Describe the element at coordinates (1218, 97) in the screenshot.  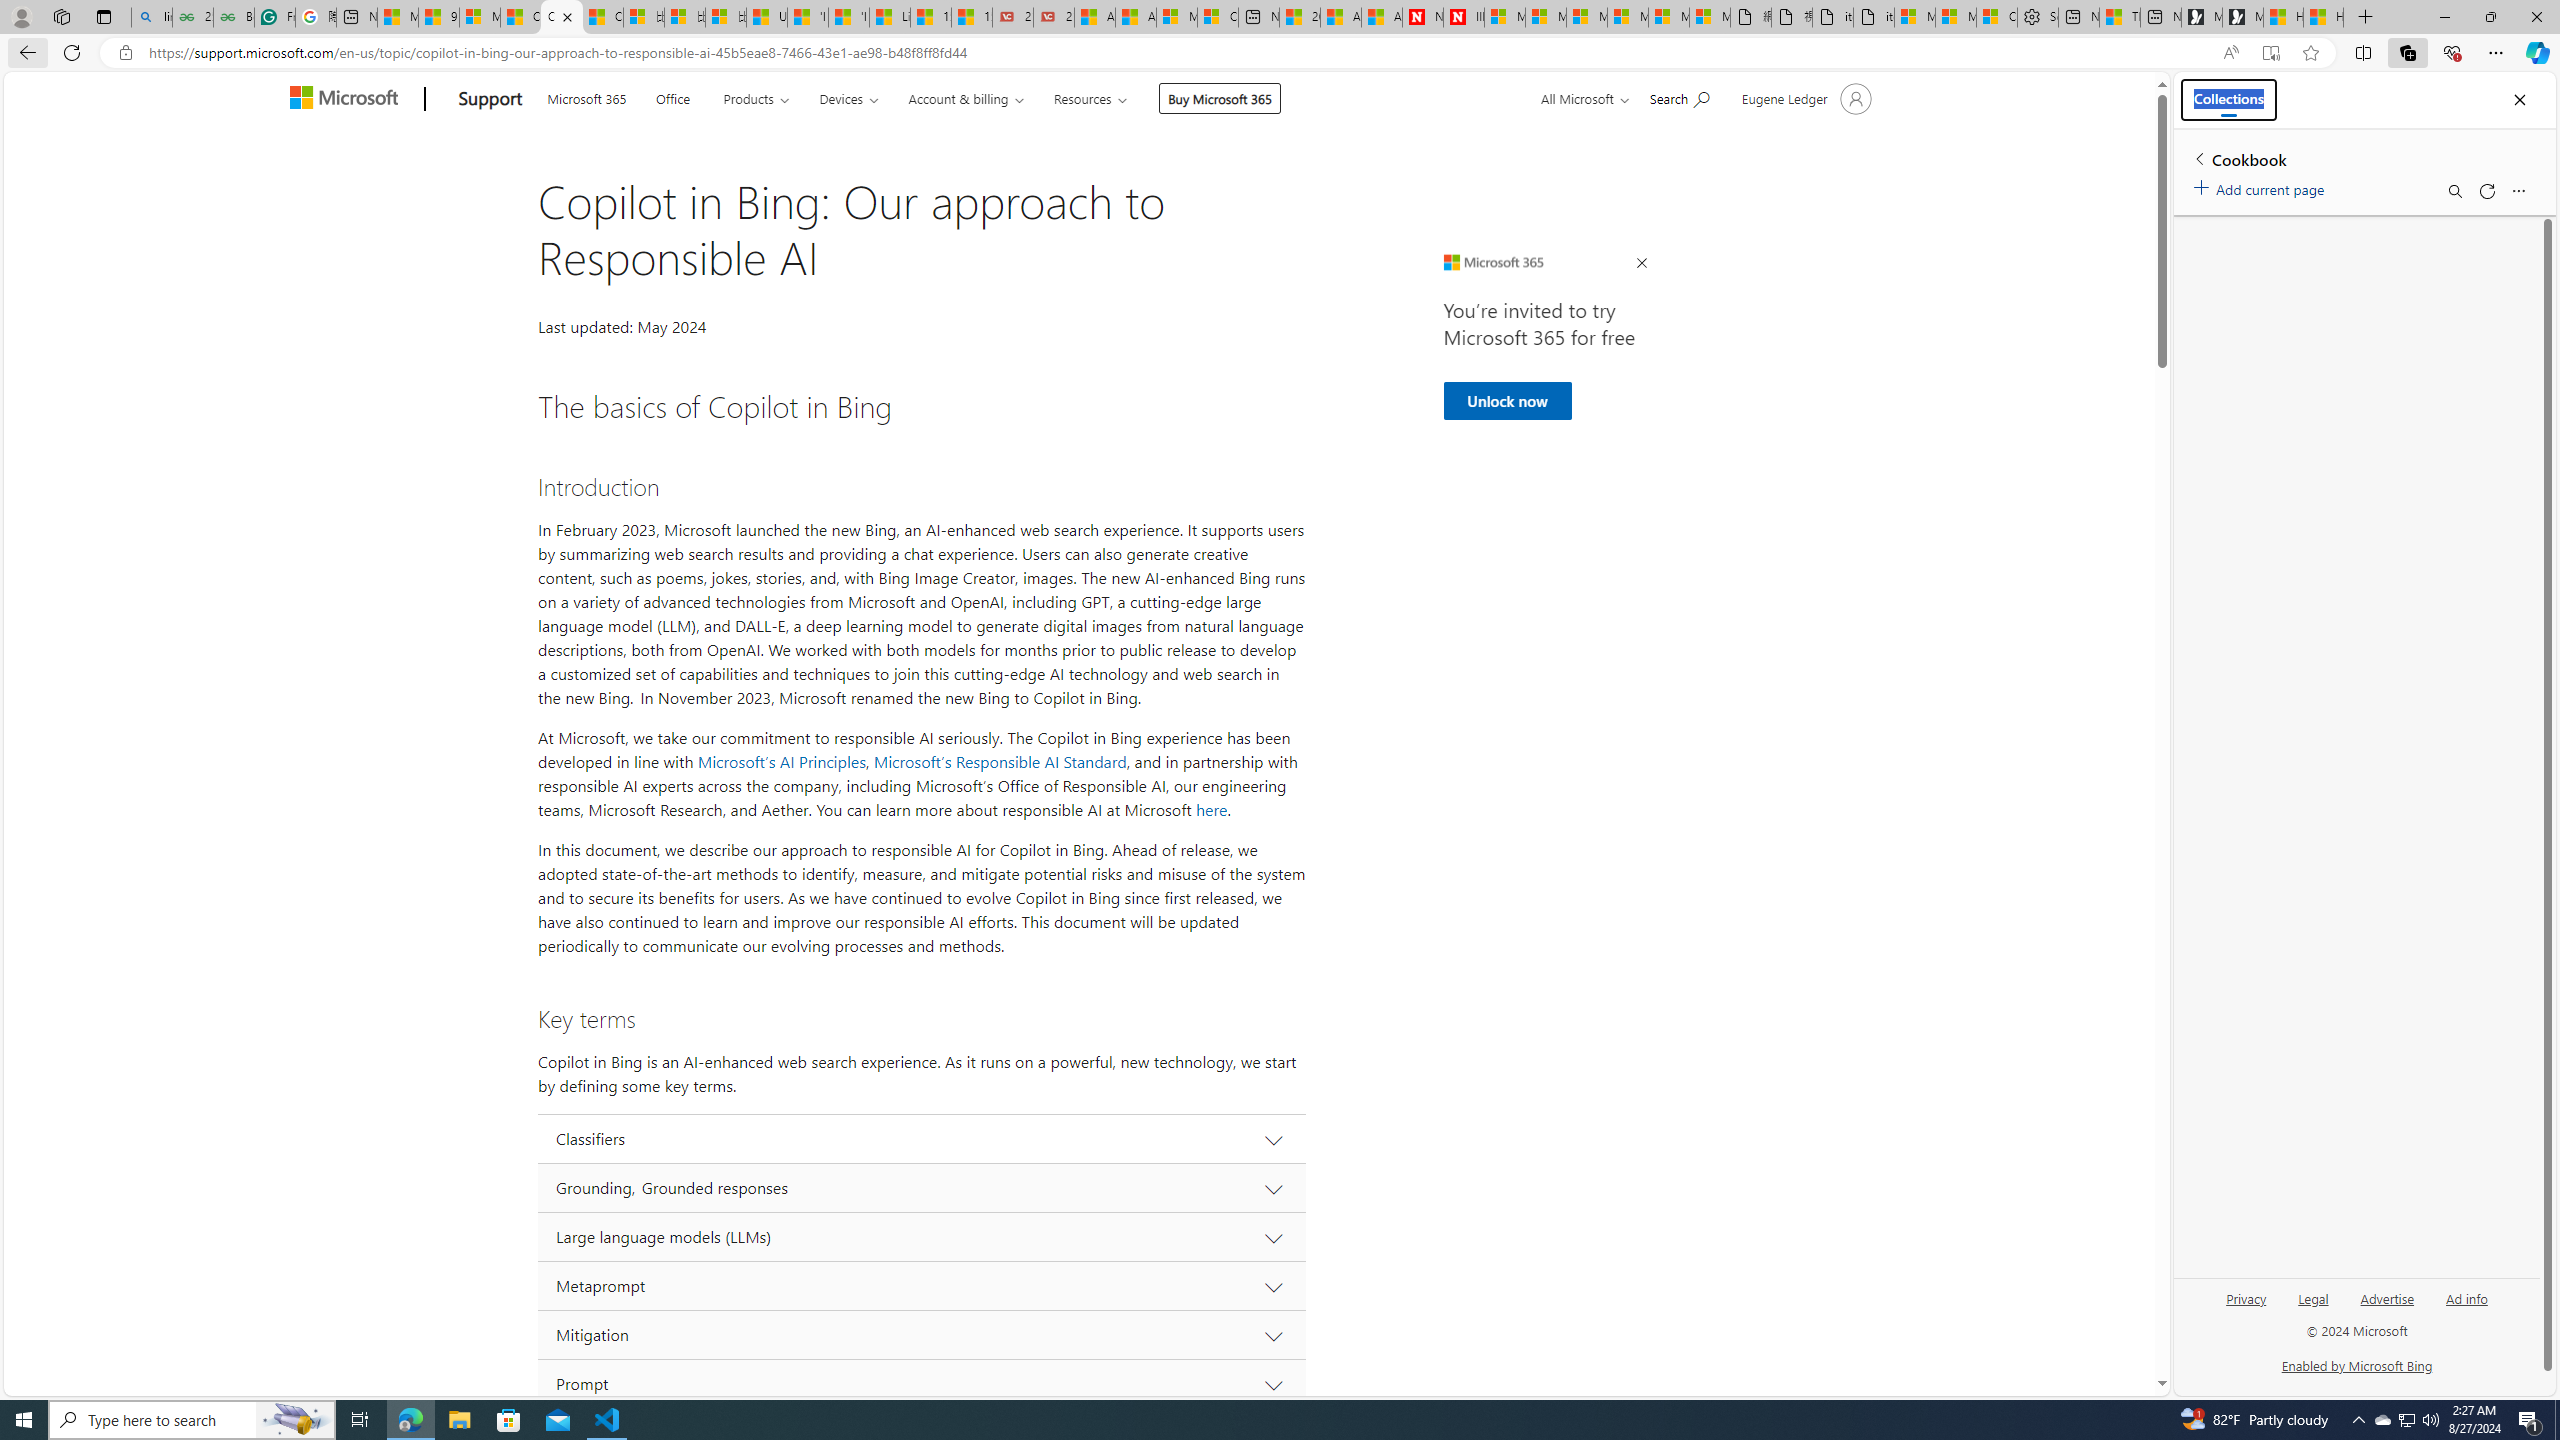
I see `'Buy Microsoft 365'` at that location.